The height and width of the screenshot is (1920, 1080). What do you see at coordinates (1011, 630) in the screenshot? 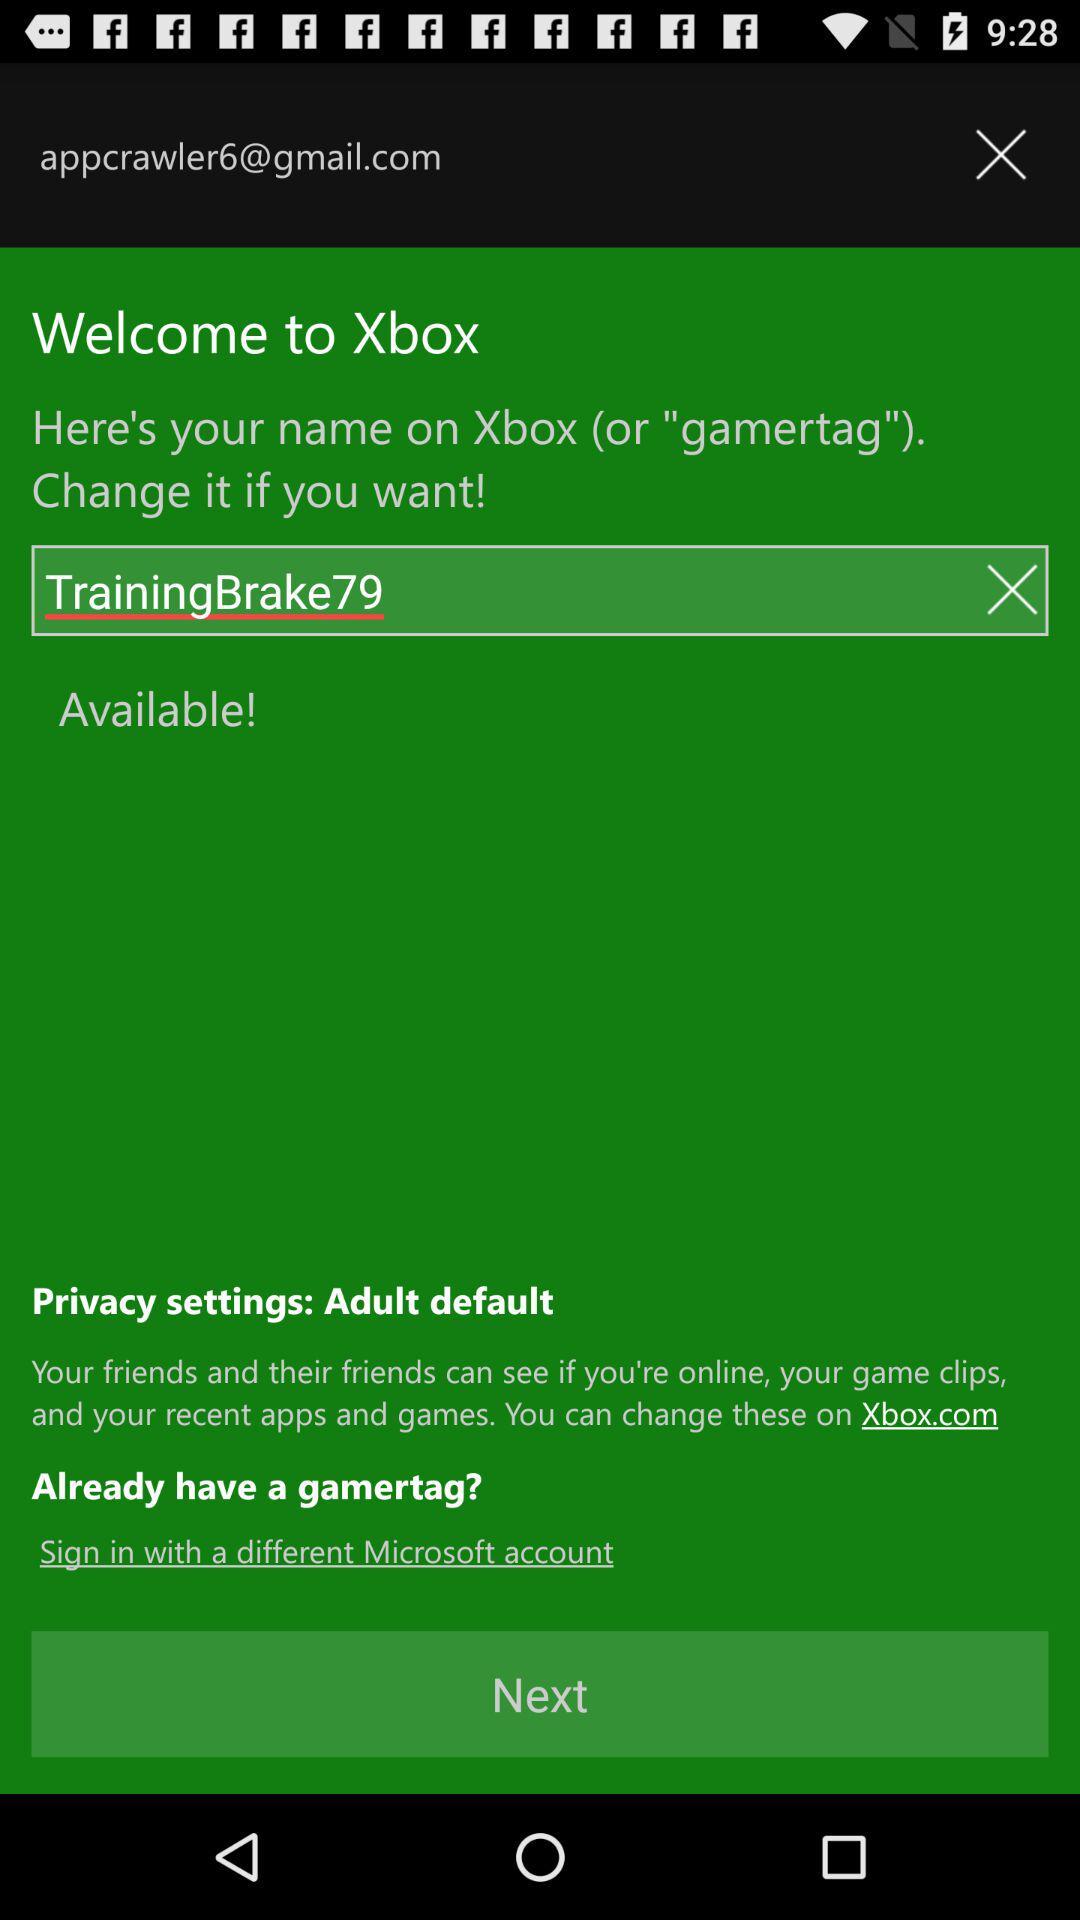
I see `the close icon` at bounding box center [1011, 630].